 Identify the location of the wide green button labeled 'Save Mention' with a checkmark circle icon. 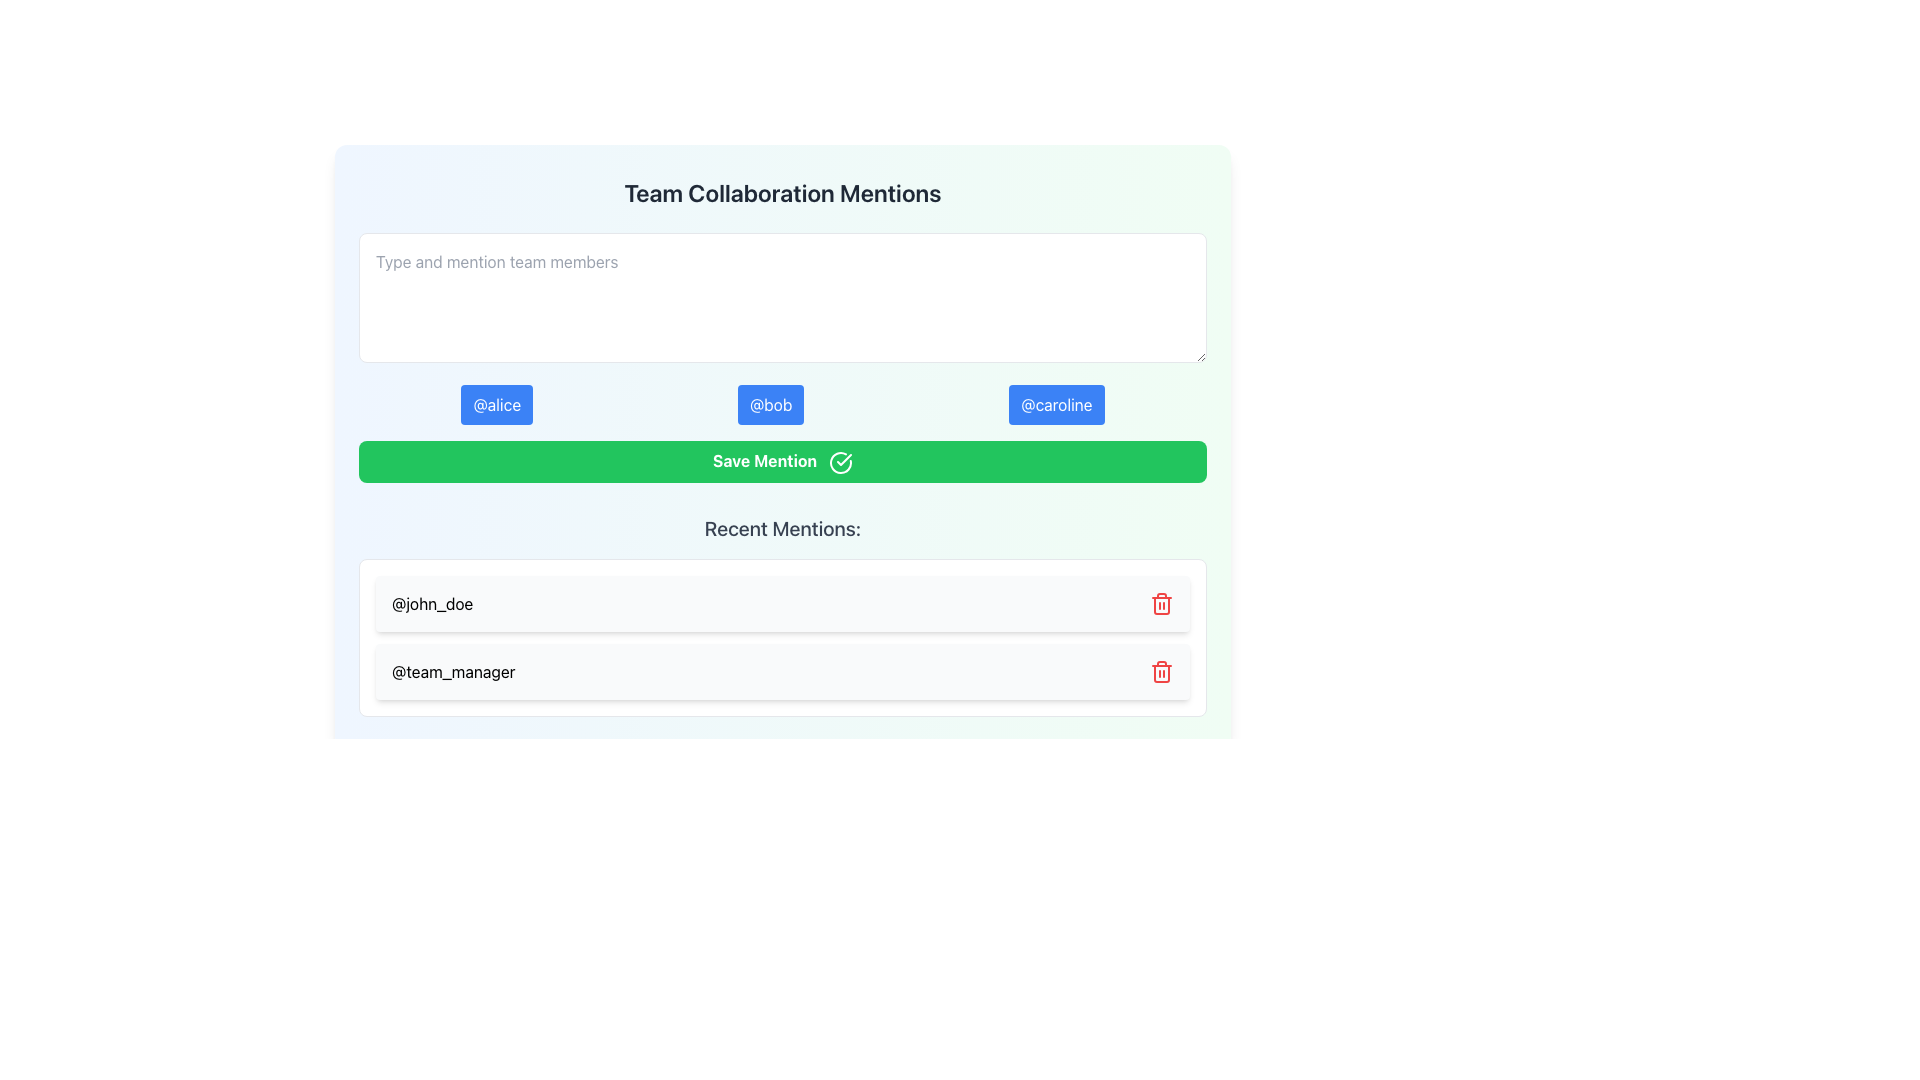
(781, 461).